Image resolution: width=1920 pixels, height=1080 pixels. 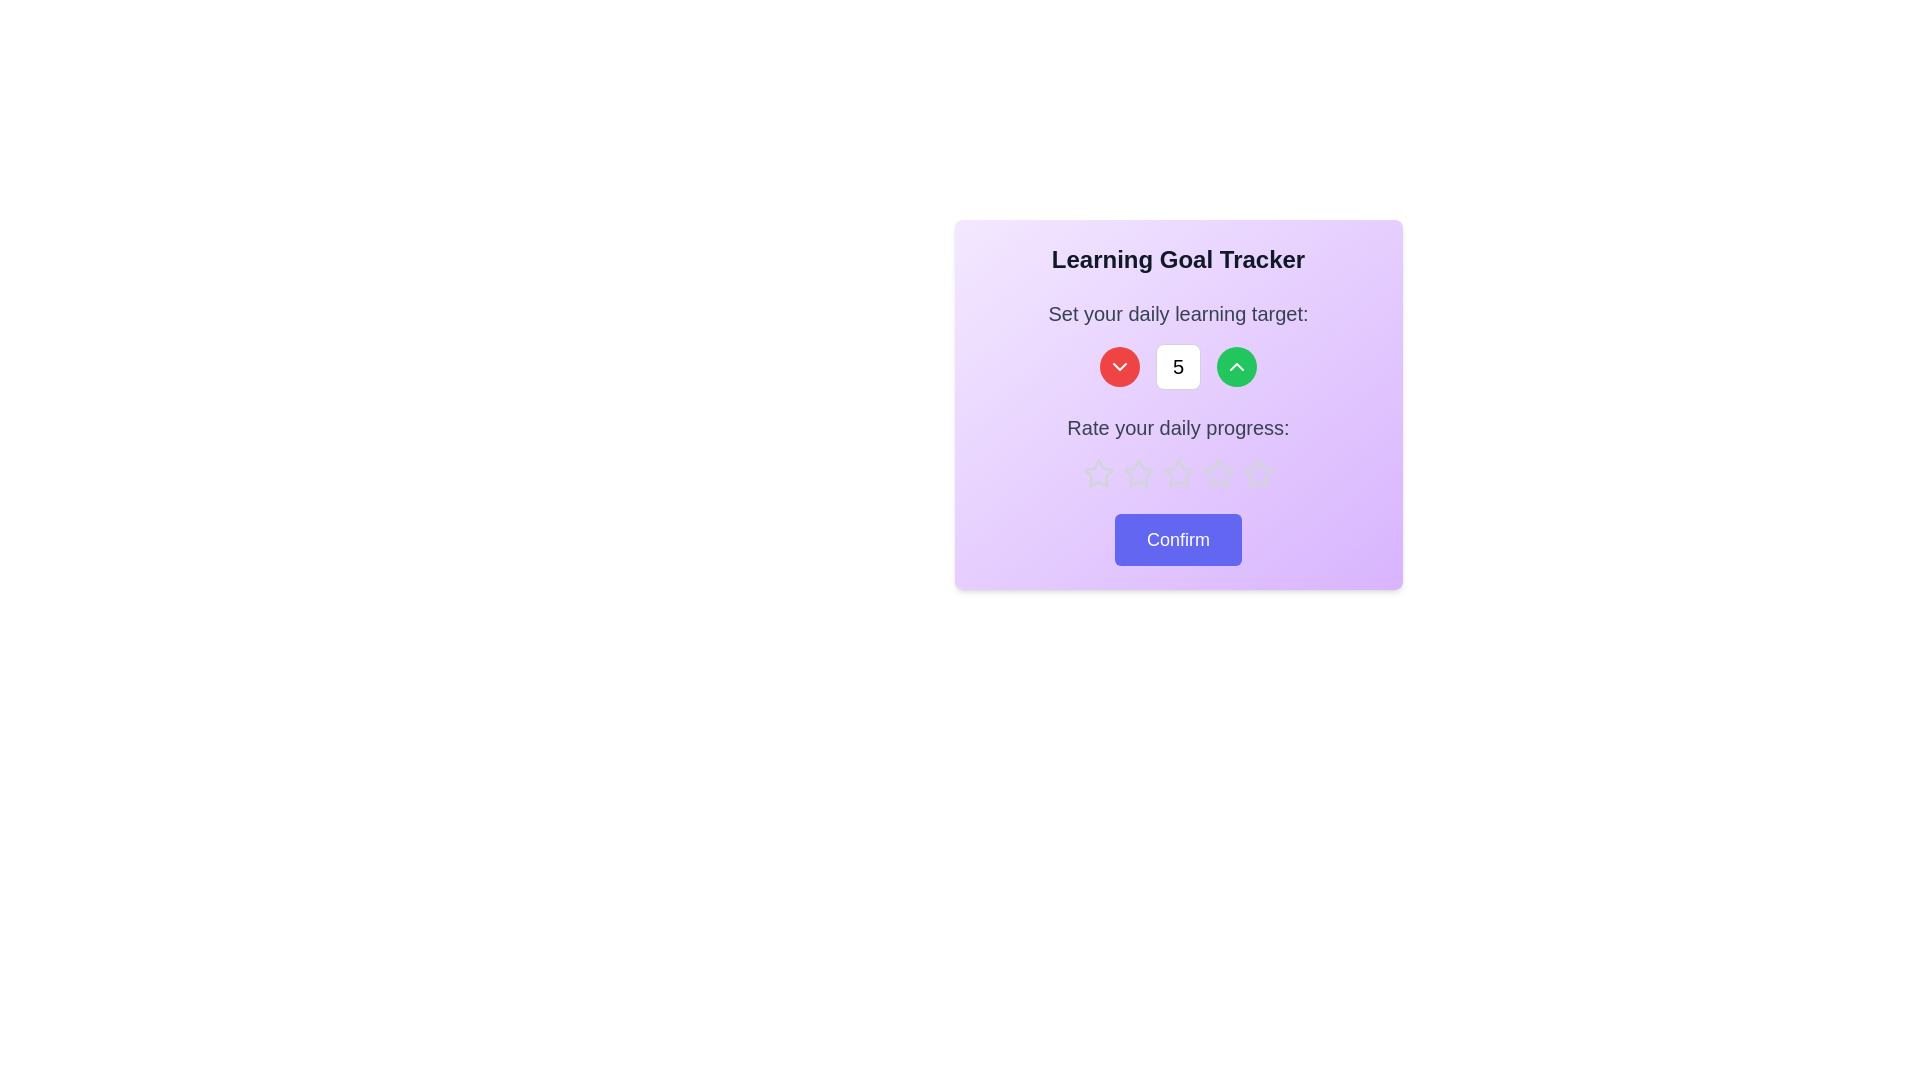 What do you see at coordinates (1178, 540) in the screenshot?
I see `the 'Confirm' button with white text on a blue background` at bounding box center [1178, 540].